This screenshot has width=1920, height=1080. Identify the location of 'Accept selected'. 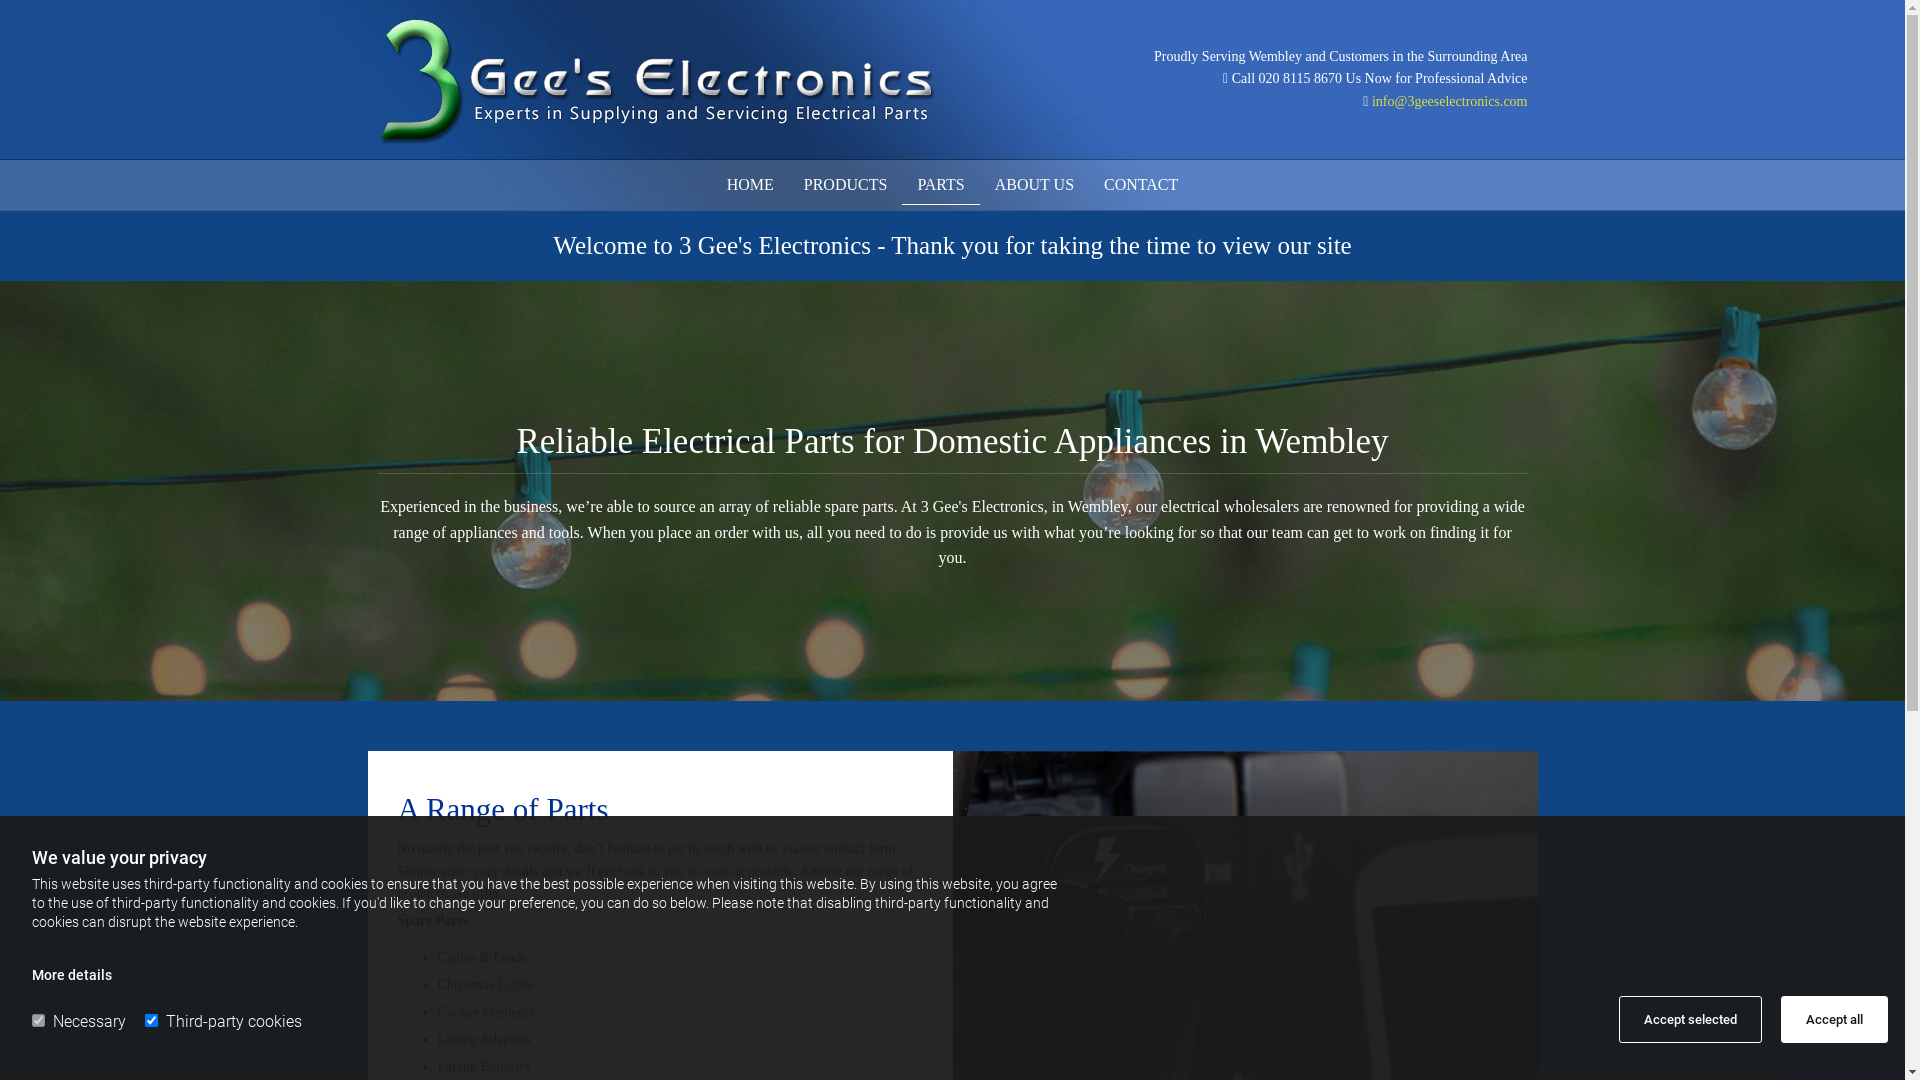
(1689, 1019).